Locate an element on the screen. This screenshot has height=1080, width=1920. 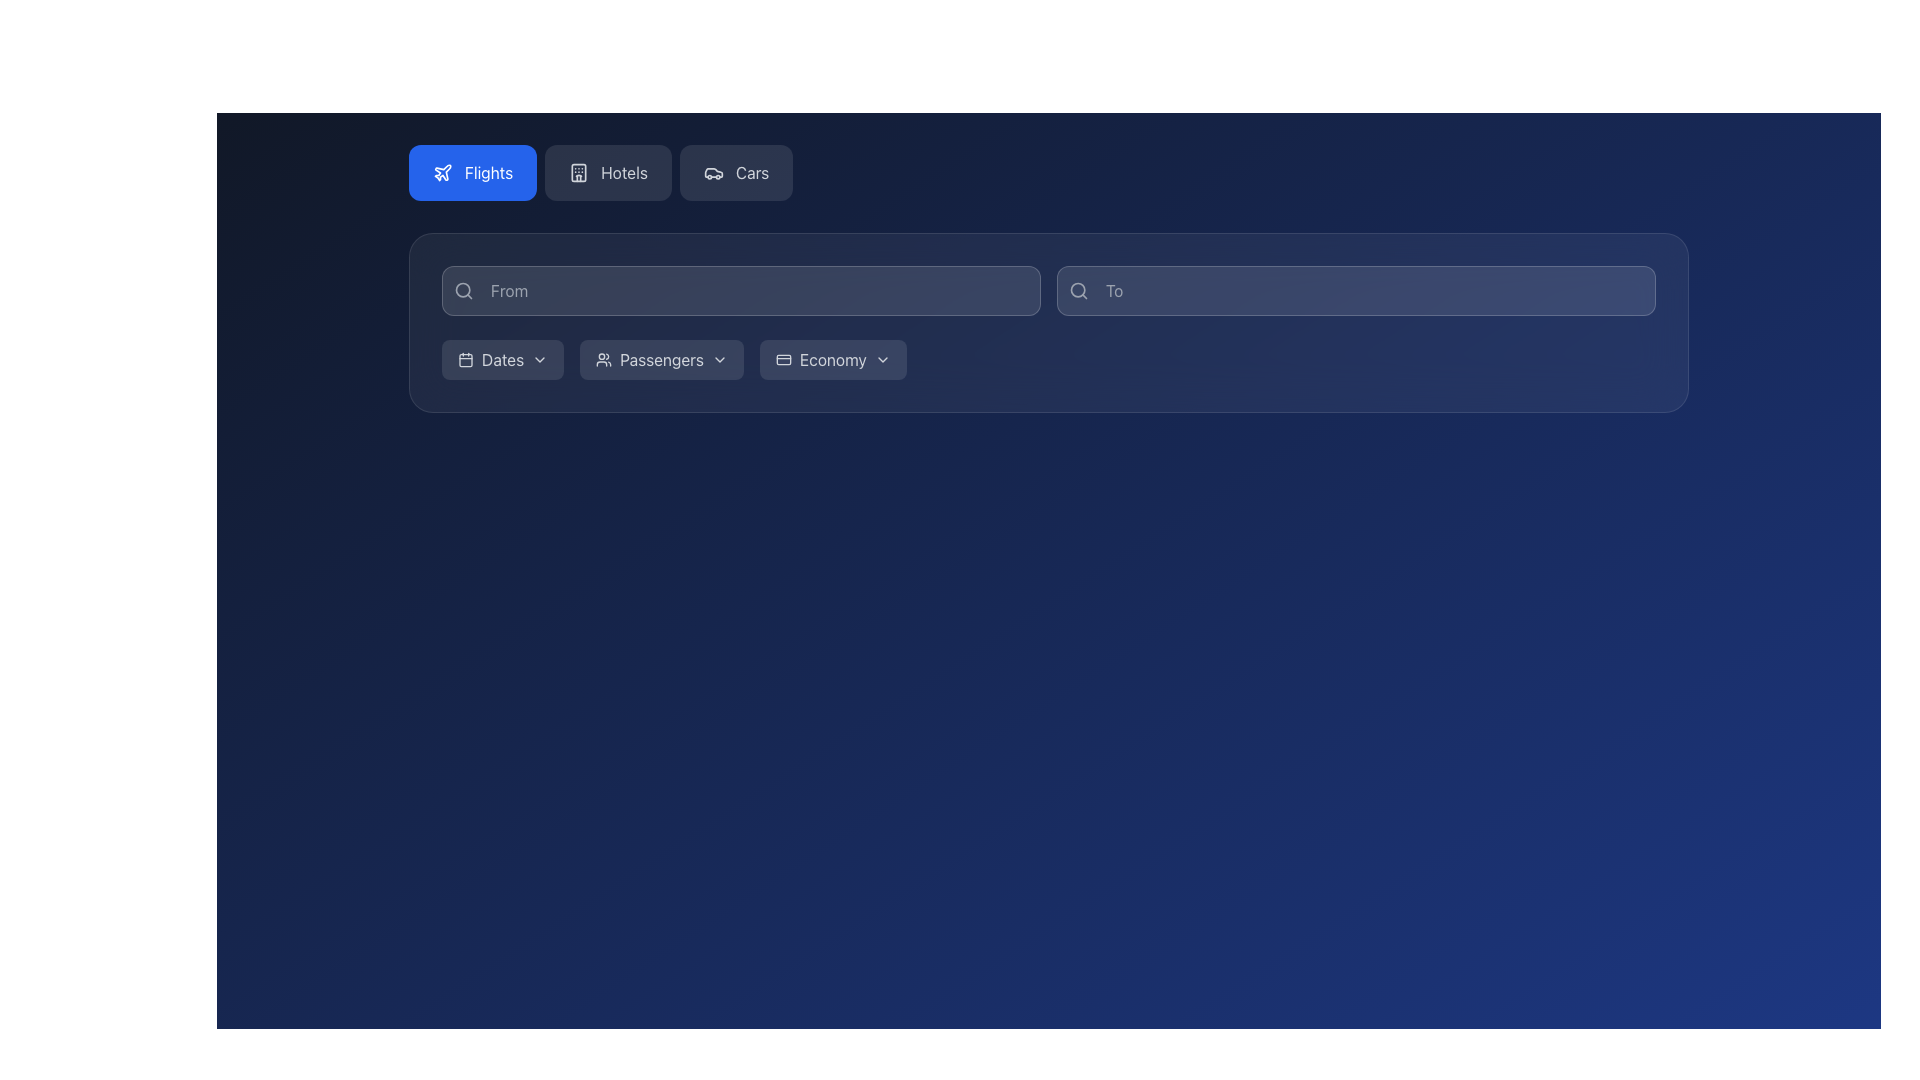
the search location icon positioned to the left of the 'From' search bar, which visually indicates the input field's purpose is located at coordinates (463, 290).